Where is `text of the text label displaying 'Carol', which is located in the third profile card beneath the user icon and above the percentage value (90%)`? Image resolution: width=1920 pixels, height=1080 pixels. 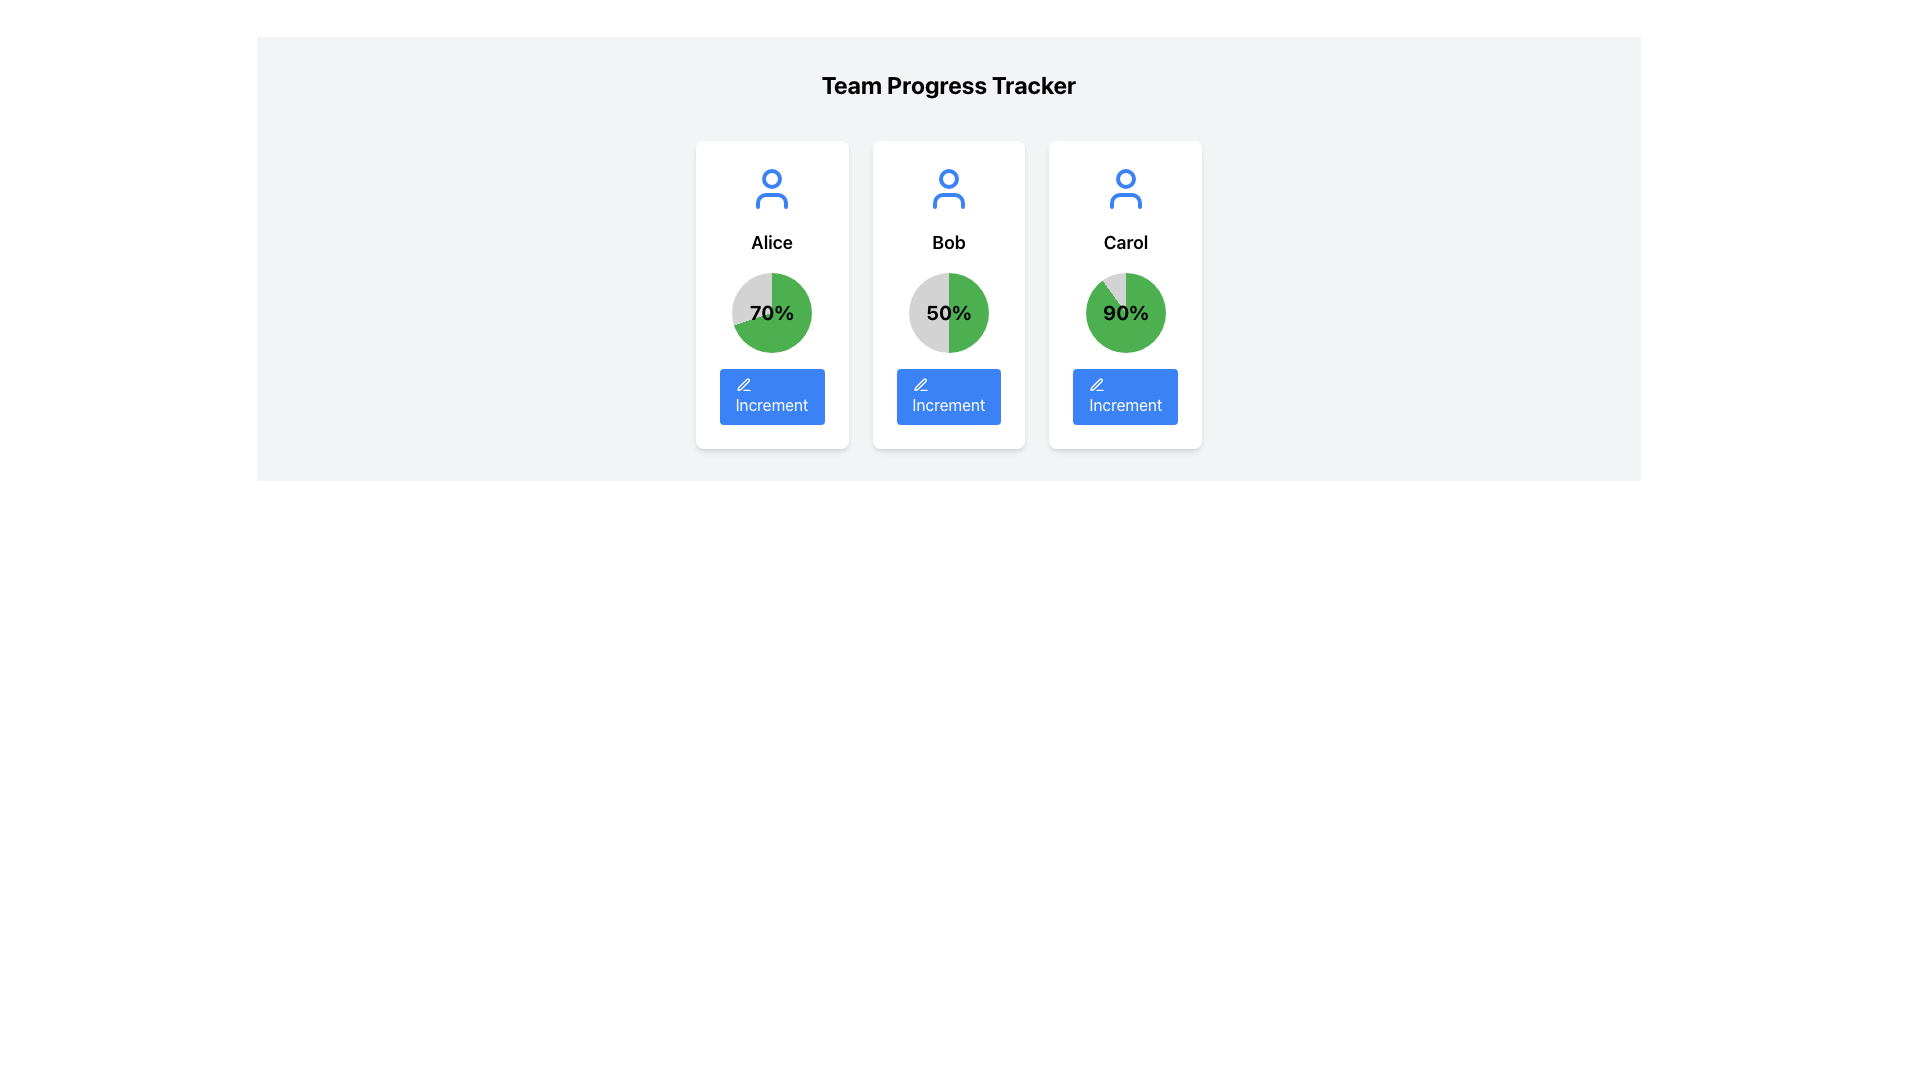
text of the text label displaying 'Carol', which is located in the third profile card beneath the user icon and above the percentage value (90%) is located at coordinates (1125, 242).